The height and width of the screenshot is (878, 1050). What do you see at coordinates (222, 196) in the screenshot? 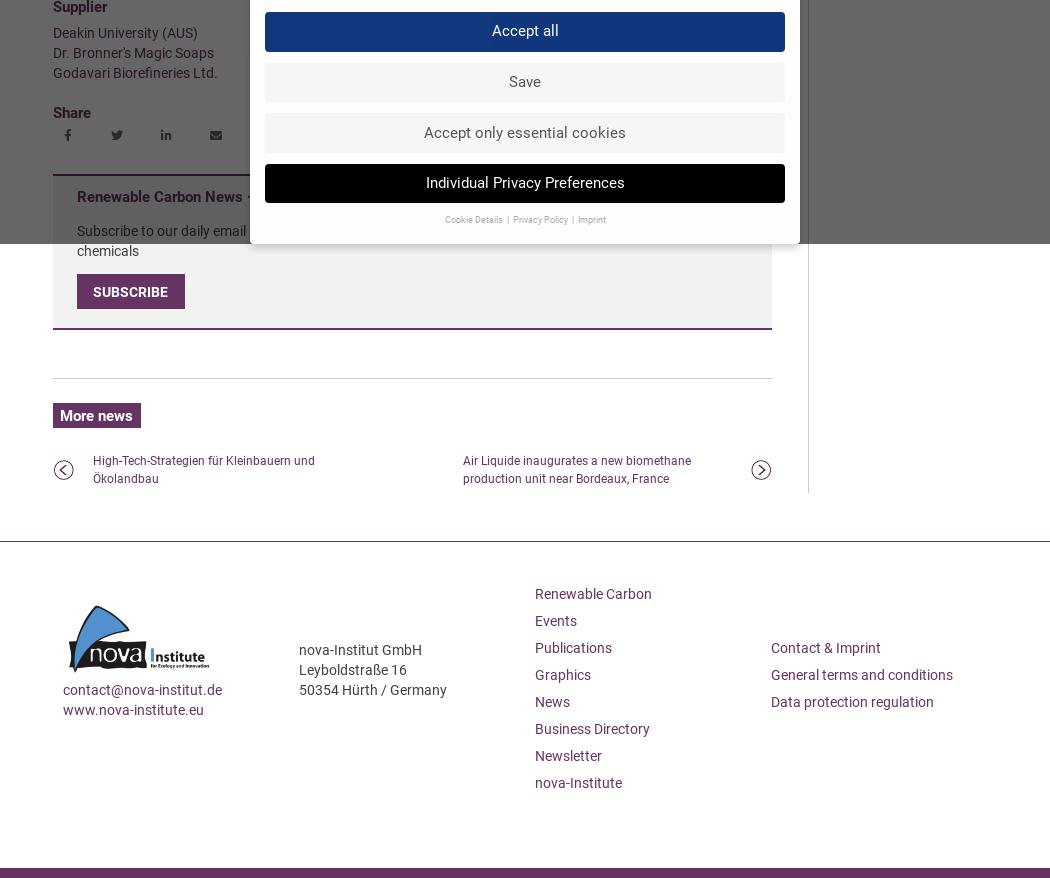
I see `'Renewable Carbon News – Daily Newsletter'` at bounding box center [222, 196].